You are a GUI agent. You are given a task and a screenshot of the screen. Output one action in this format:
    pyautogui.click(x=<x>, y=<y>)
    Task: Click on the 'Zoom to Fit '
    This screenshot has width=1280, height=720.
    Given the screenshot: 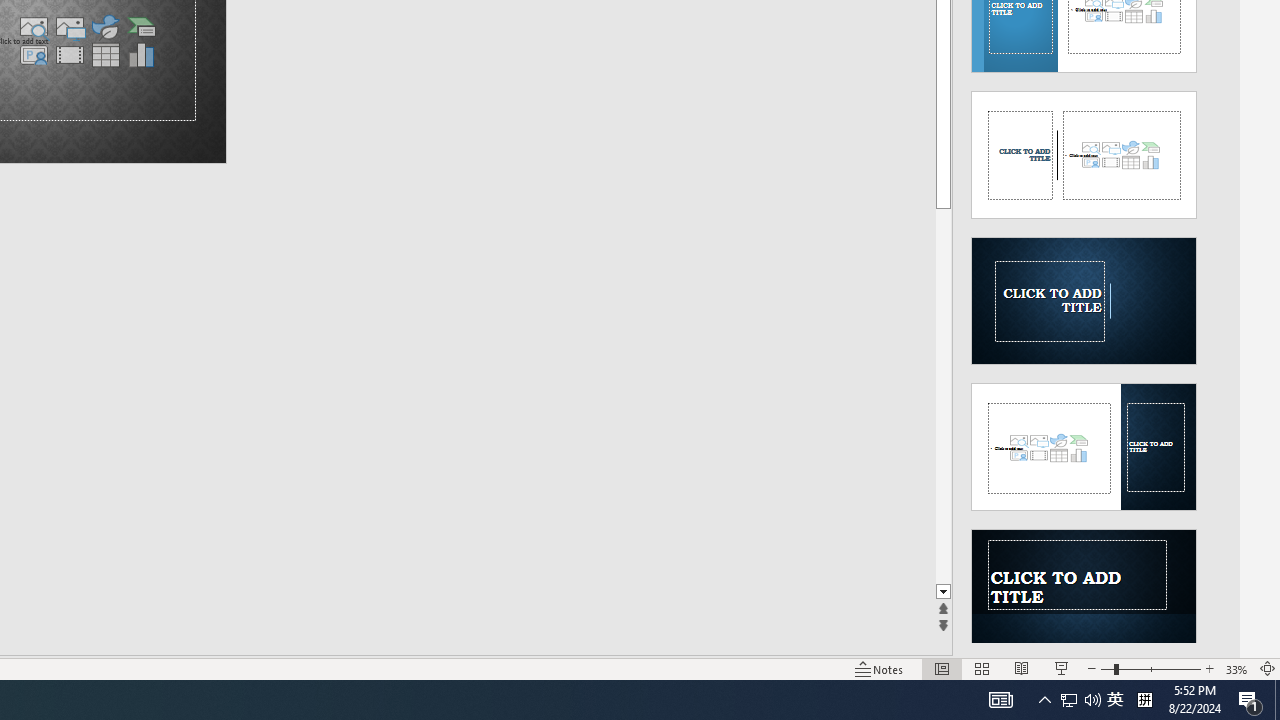 What is the action you would take?
    pyautogui.click(x=1266, y=669)
    